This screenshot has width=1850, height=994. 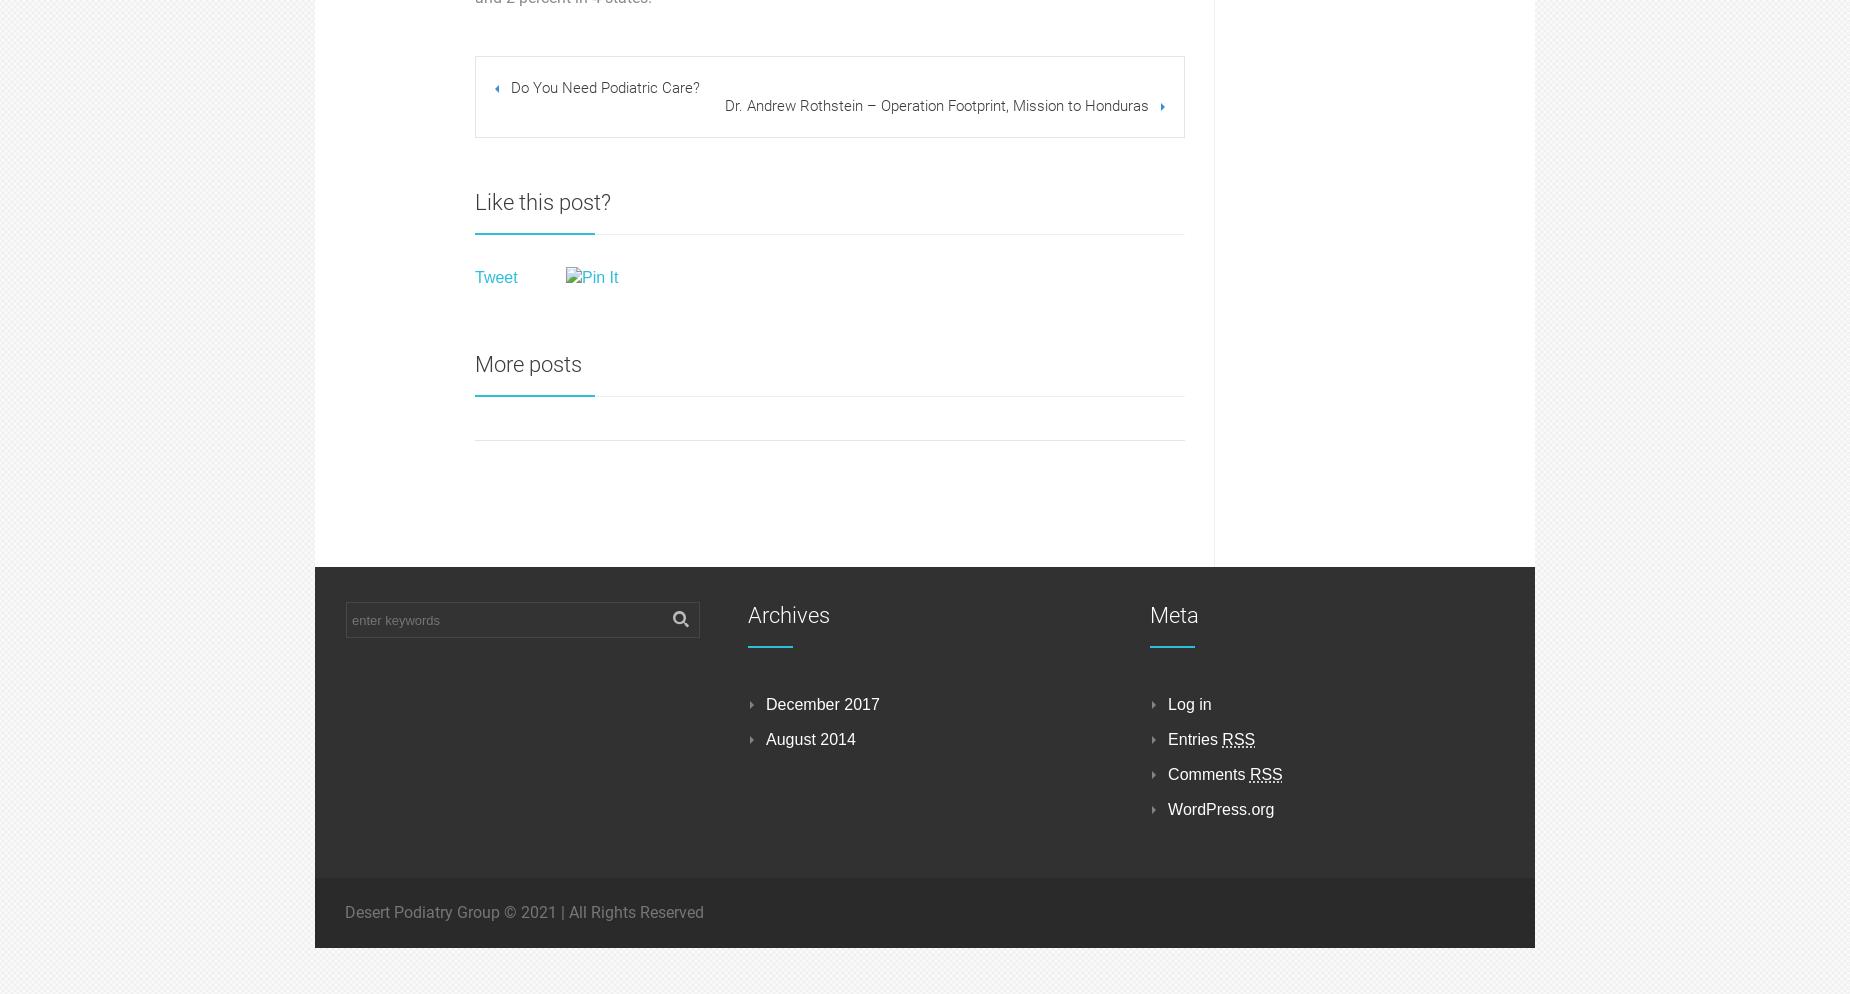 What do you see at coordinates (1220, 809) in the screenshot?
I see `'WordPress.org'` at bounding box center [1220, 809].